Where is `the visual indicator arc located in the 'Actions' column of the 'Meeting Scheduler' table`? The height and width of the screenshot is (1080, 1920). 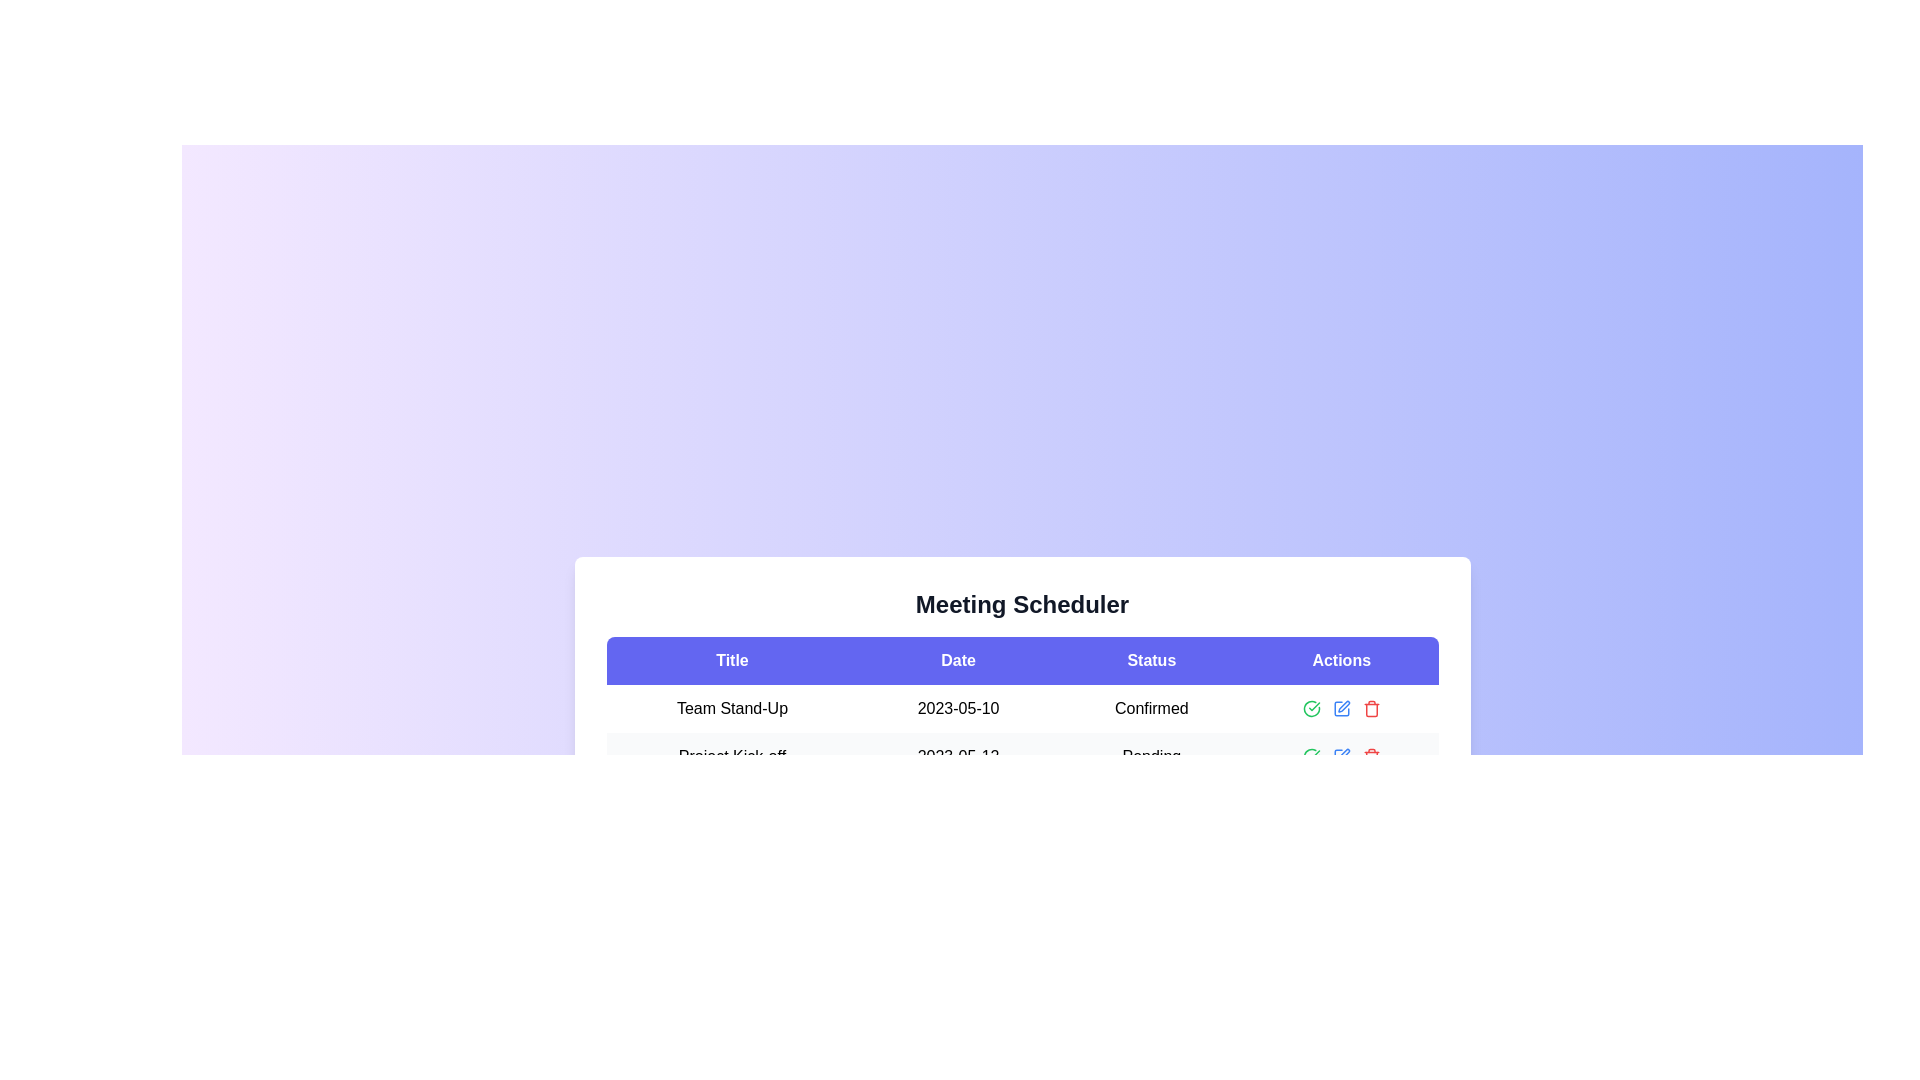 the visual indicator arc located in the 'Actions' column of the 'Meeting Scheduler' table is located at coordinates (1311, 756).